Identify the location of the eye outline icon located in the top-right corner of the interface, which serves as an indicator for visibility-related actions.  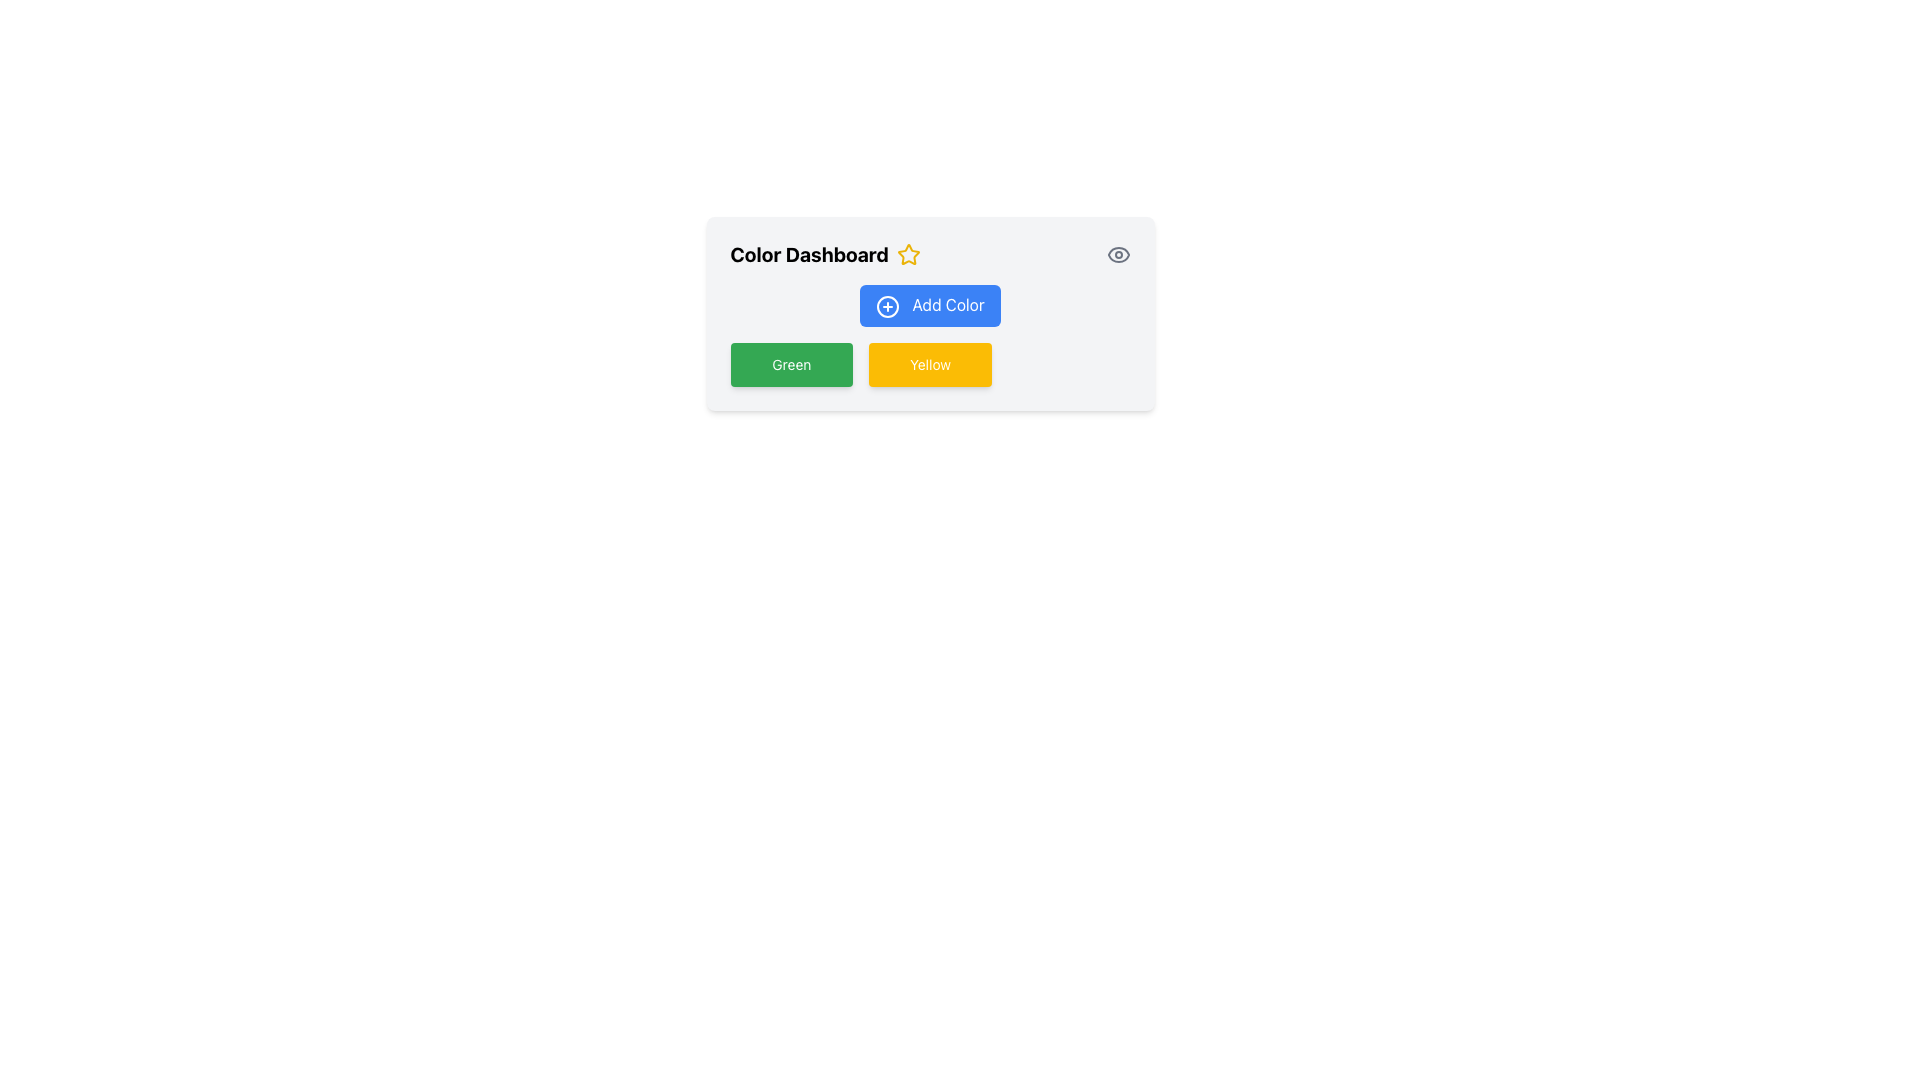
(1117, 253).